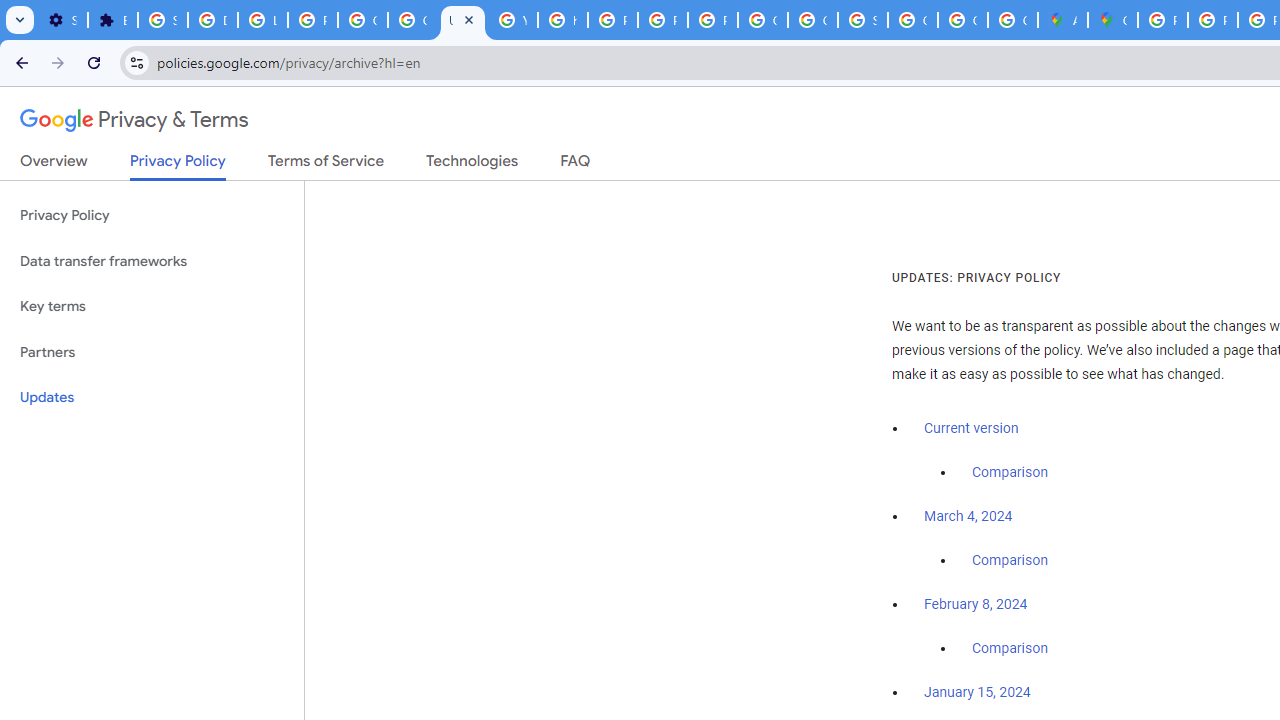  What do you see at coordinates (1009, 649) in the screenshot?
I see `'Comparison'` at bounding box center [1009, 649].